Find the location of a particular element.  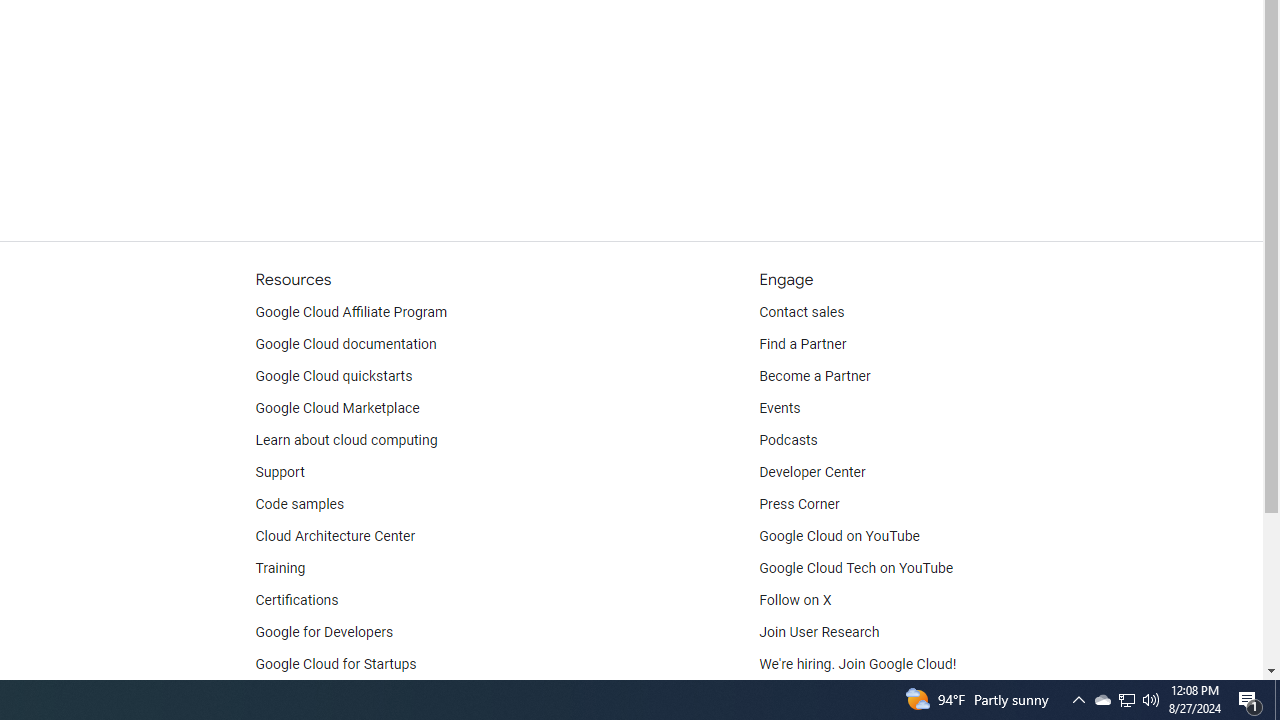

'Google Cloud Affiliate Program' is located at coordinates (351, 312).